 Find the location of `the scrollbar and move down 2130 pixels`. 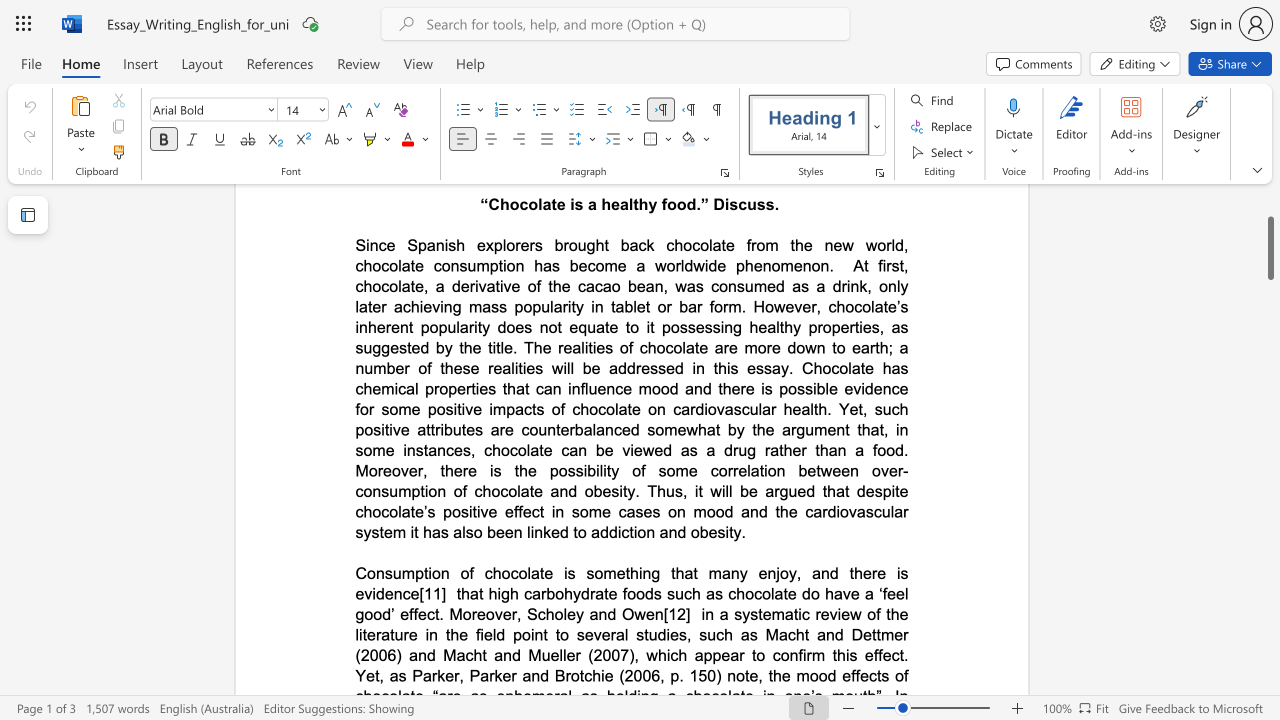

the scrollbar and move down 2130 pixels is located at coordinates (1269, 247).